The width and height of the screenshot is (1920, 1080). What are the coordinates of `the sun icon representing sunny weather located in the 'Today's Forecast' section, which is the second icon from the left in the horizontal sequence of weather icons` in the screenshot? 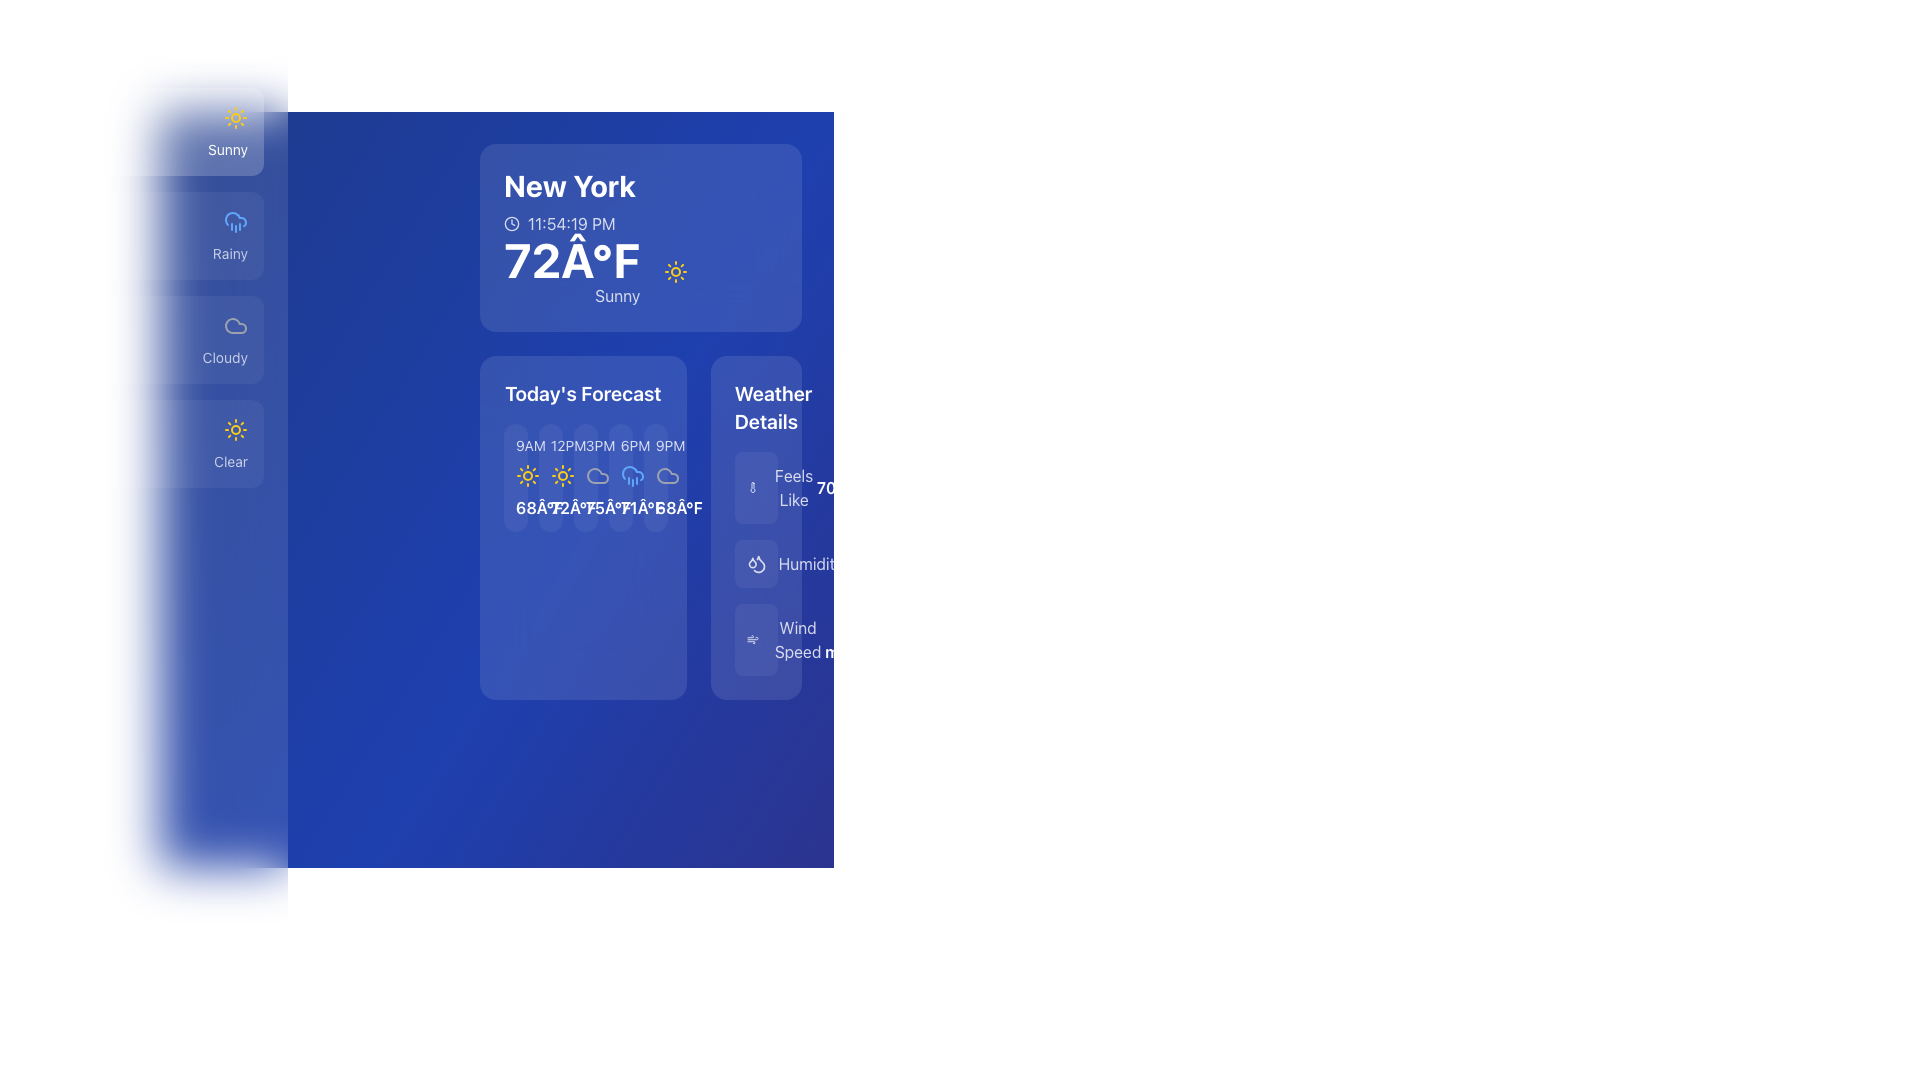 It's located at (528, 475).